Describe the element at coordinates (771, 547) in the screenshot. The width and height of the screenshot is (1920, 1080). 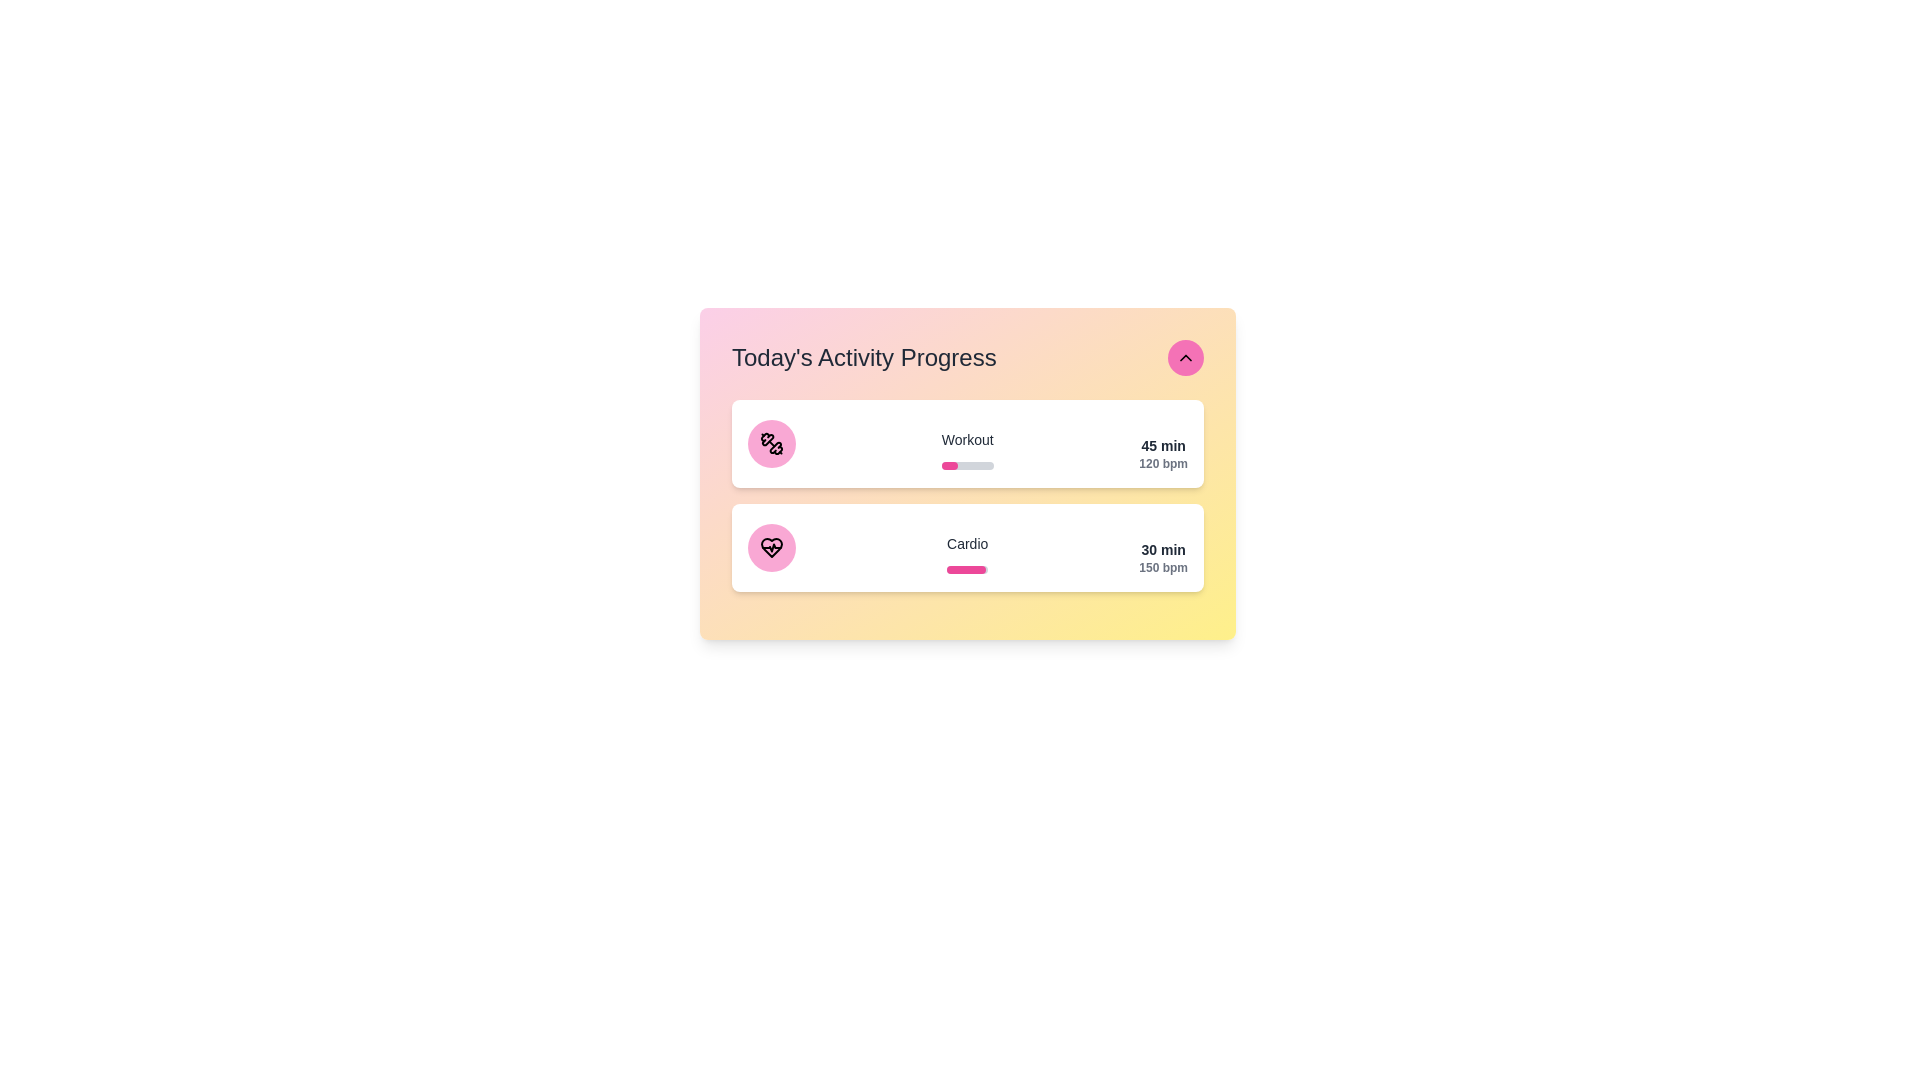
I see `the heart-shaped icon with a pulse line, presented in a pink circular background, located in the bottom row on the left side, associated with 'Cardio' activity data` at that location.